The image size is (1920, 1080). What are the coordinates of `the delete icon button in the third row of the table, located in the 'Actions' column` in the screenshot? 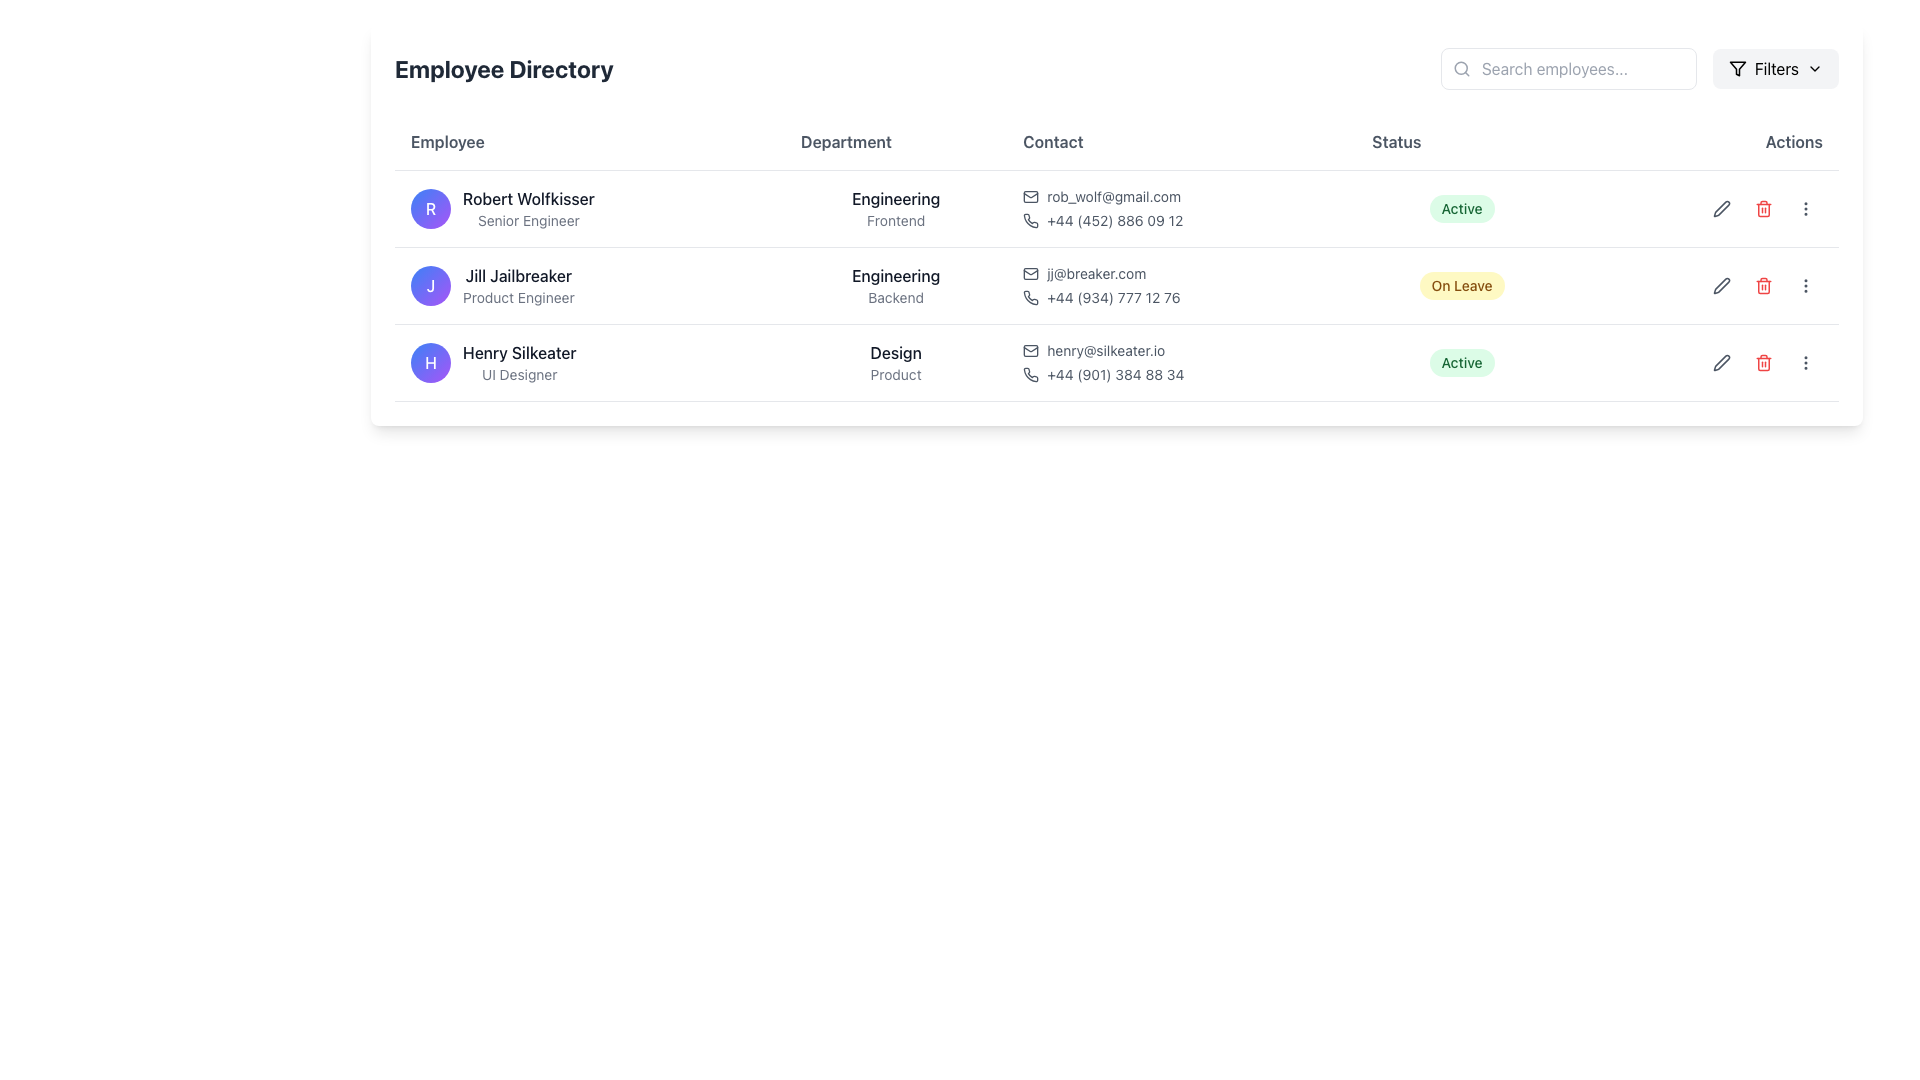 It's located at (1763, 362).